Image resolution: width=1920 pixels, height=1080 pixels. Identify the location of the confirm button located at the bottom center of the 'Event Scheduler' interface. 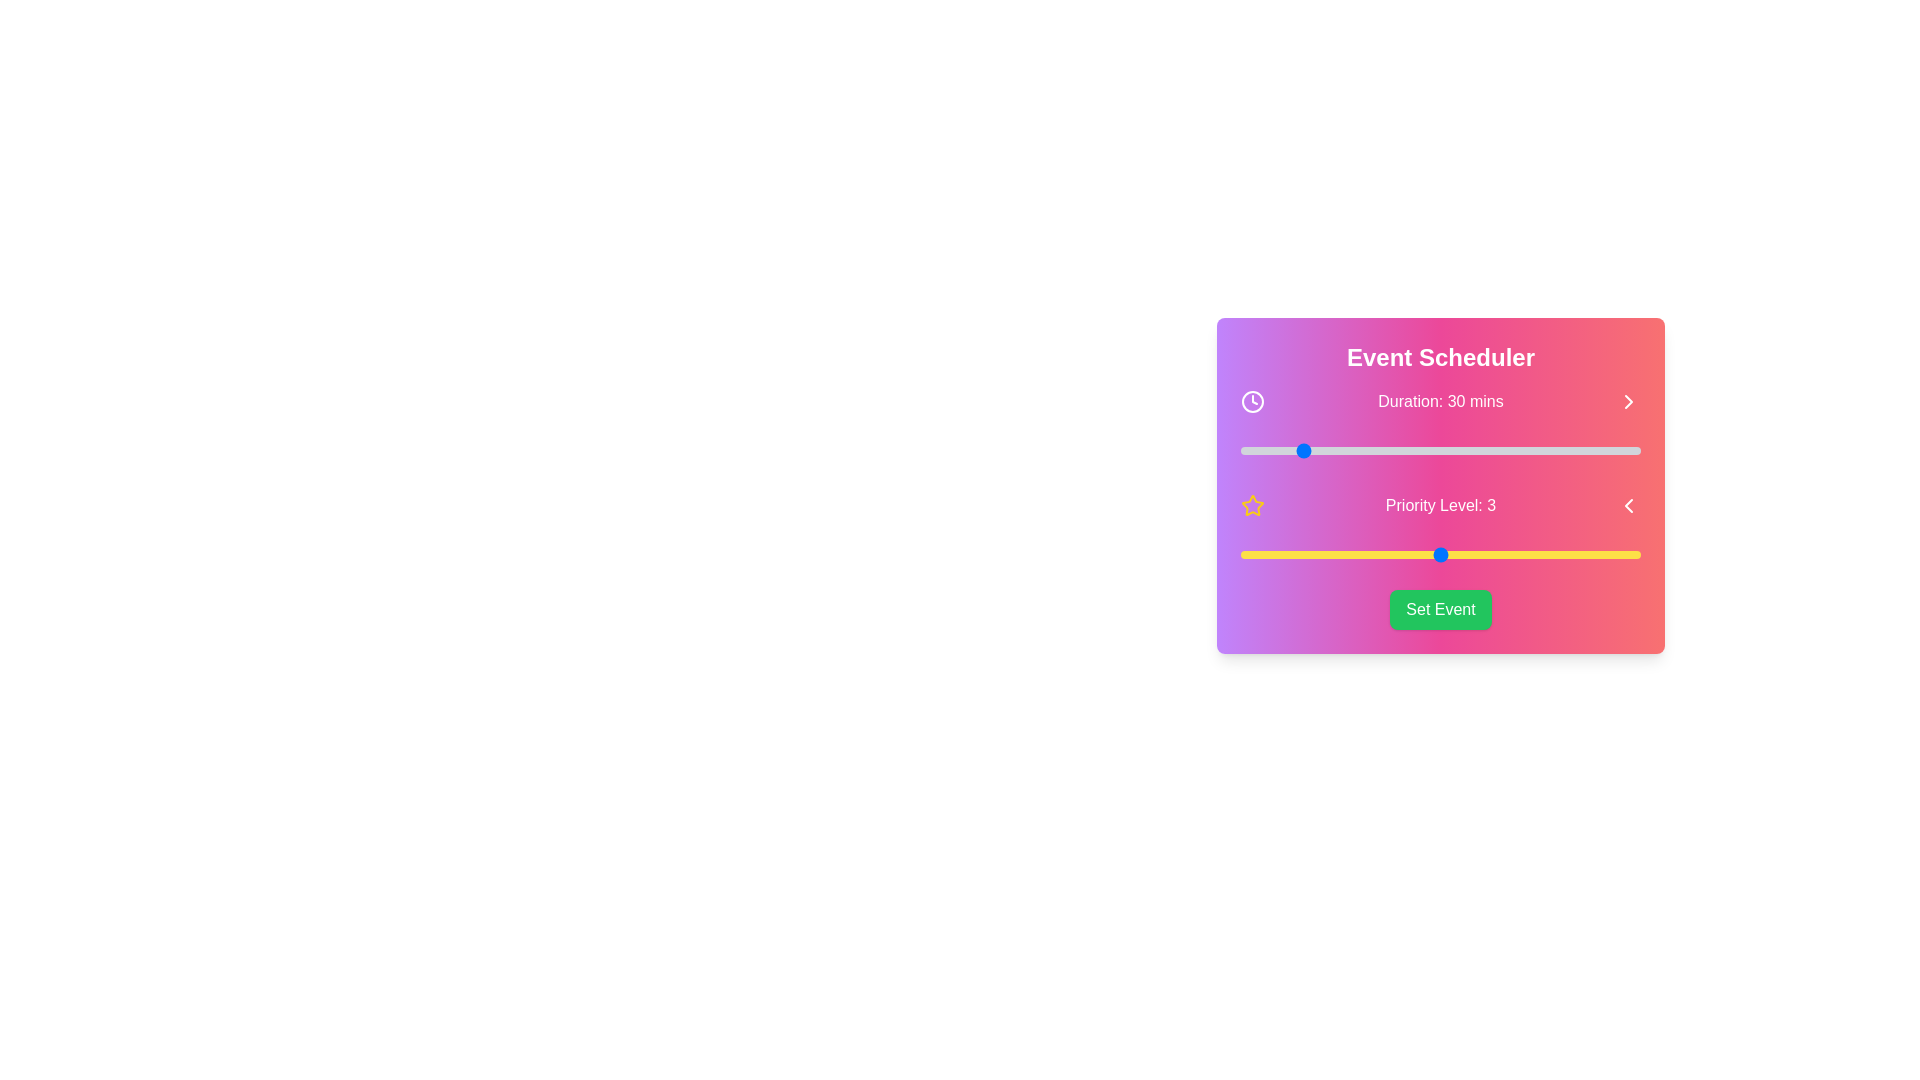
(1440, 608).